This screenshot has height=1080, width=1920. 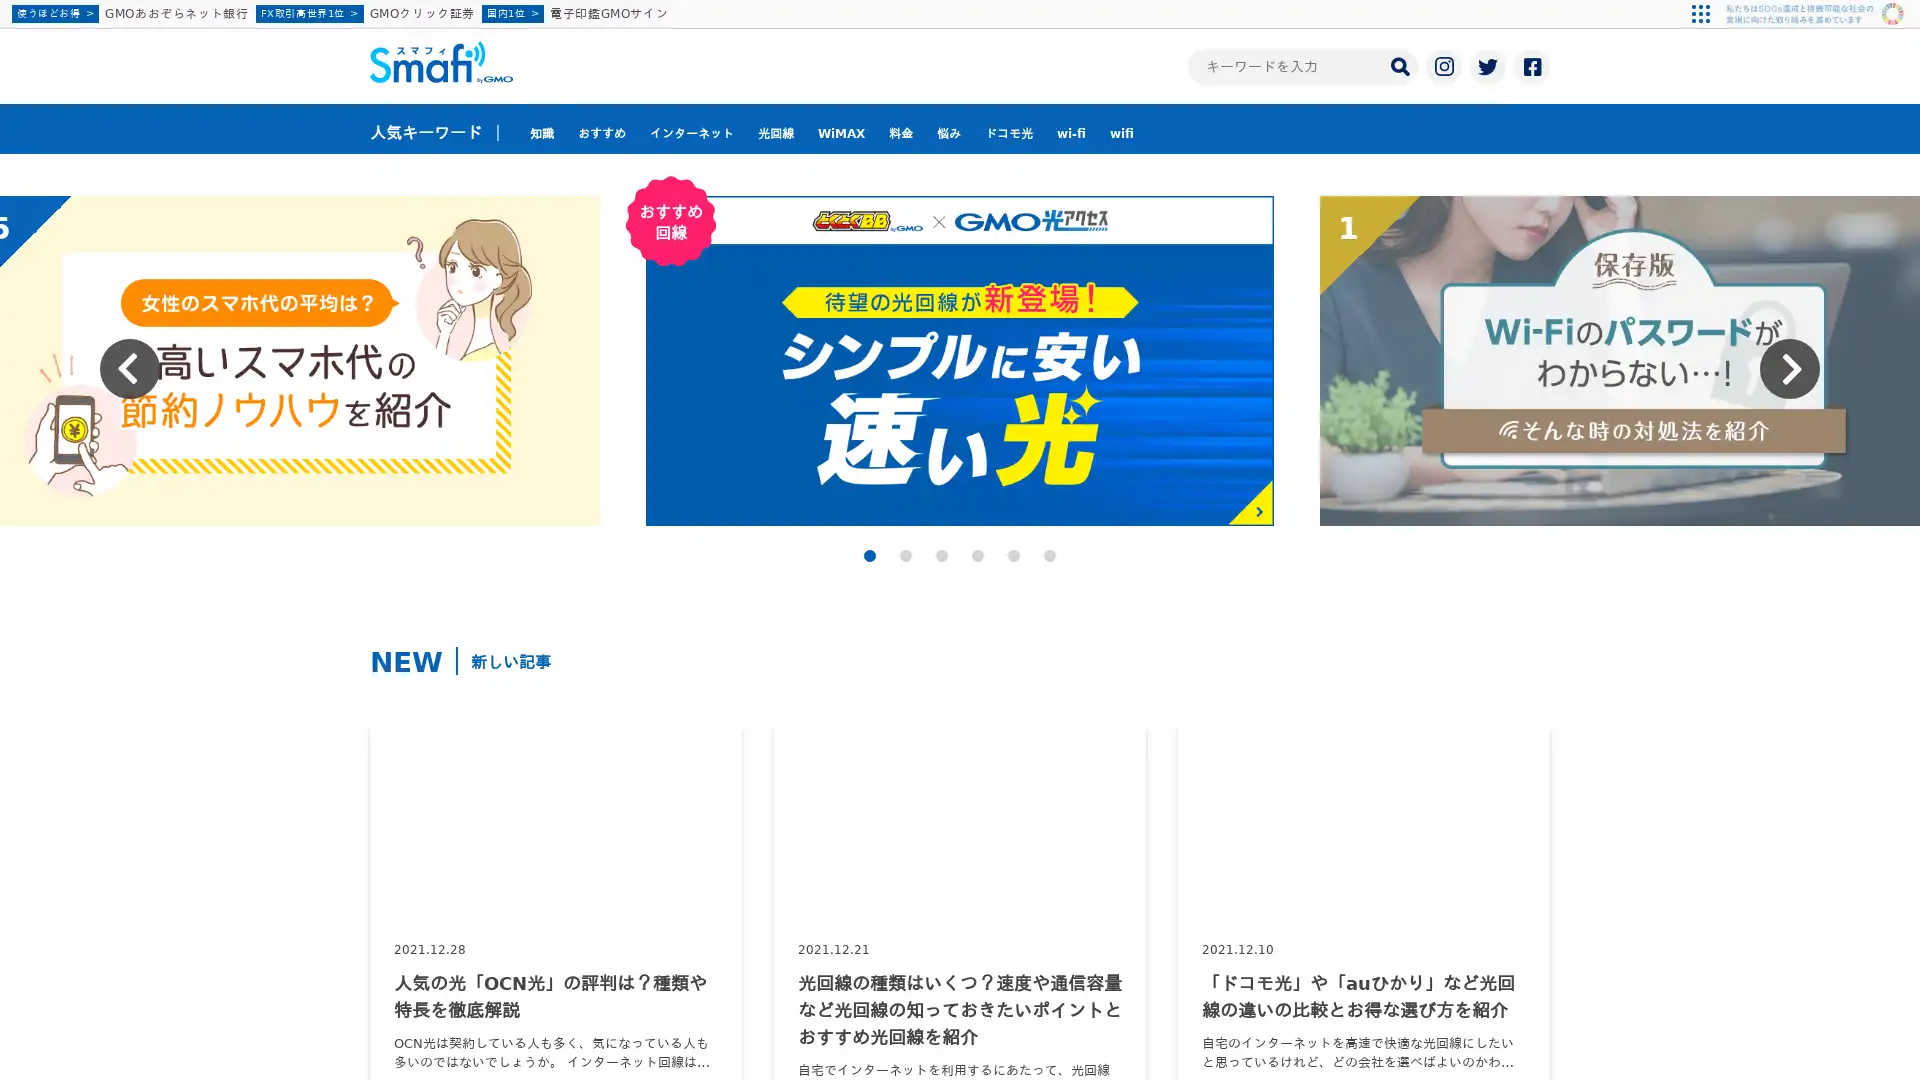 What do you see at coordinates (1790, 369) in the screenshot?
I see `Next` at bounding box center [1790, 369].